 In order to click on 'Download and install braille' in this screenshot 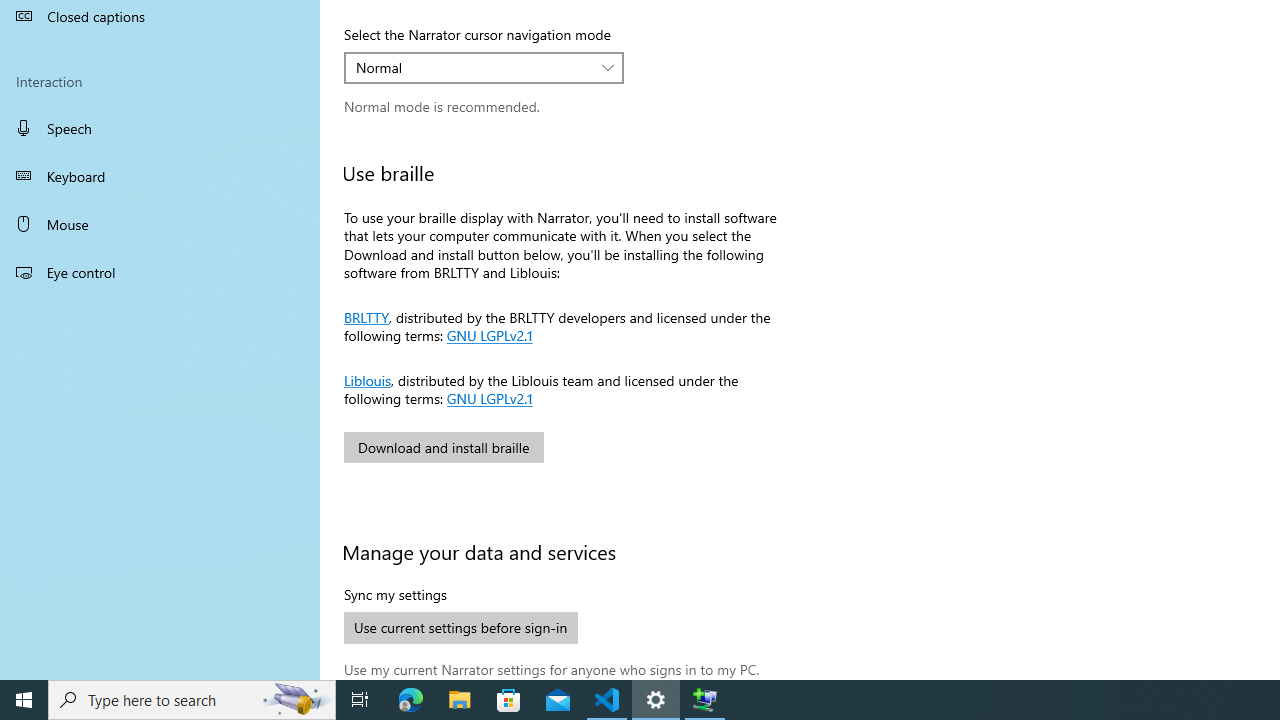, I will do `click(443, 446)`.